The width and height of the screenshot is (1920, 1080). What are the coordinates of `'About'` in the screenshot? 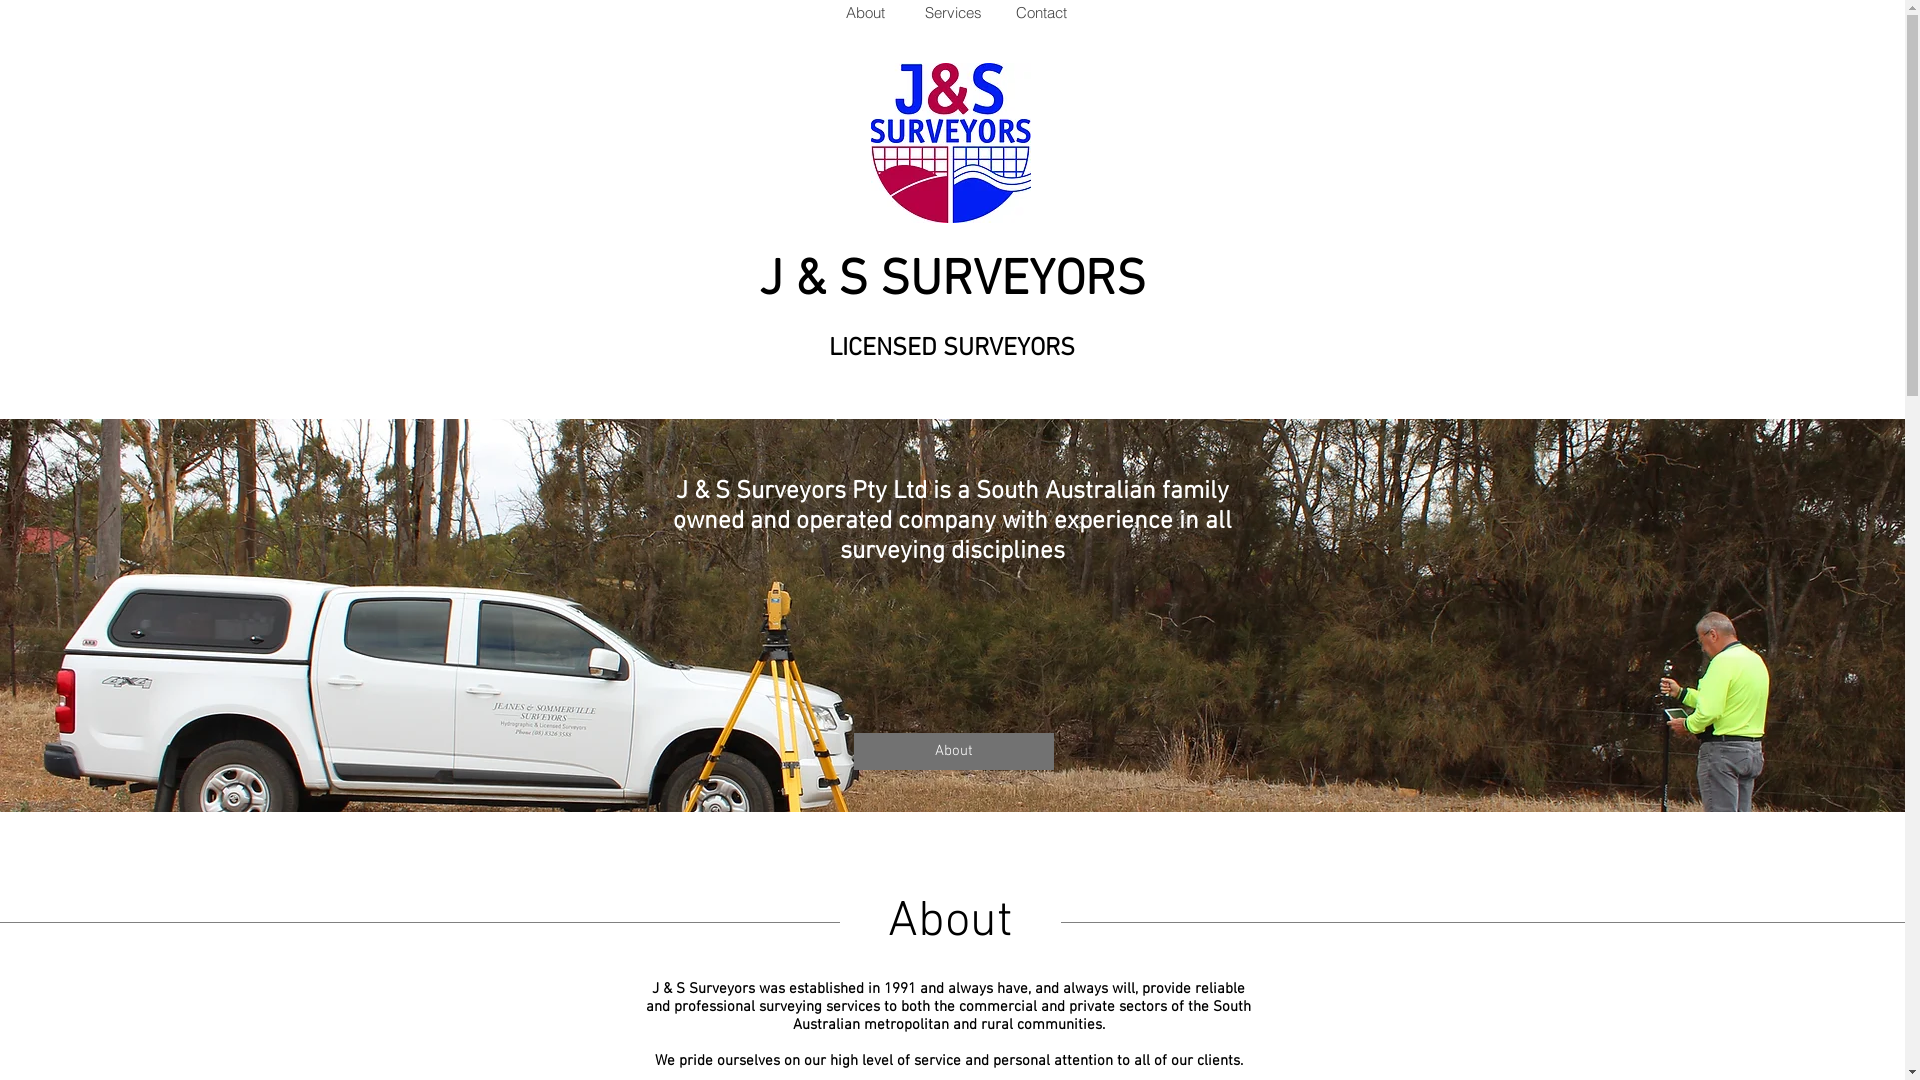 It's located at (864, 12).